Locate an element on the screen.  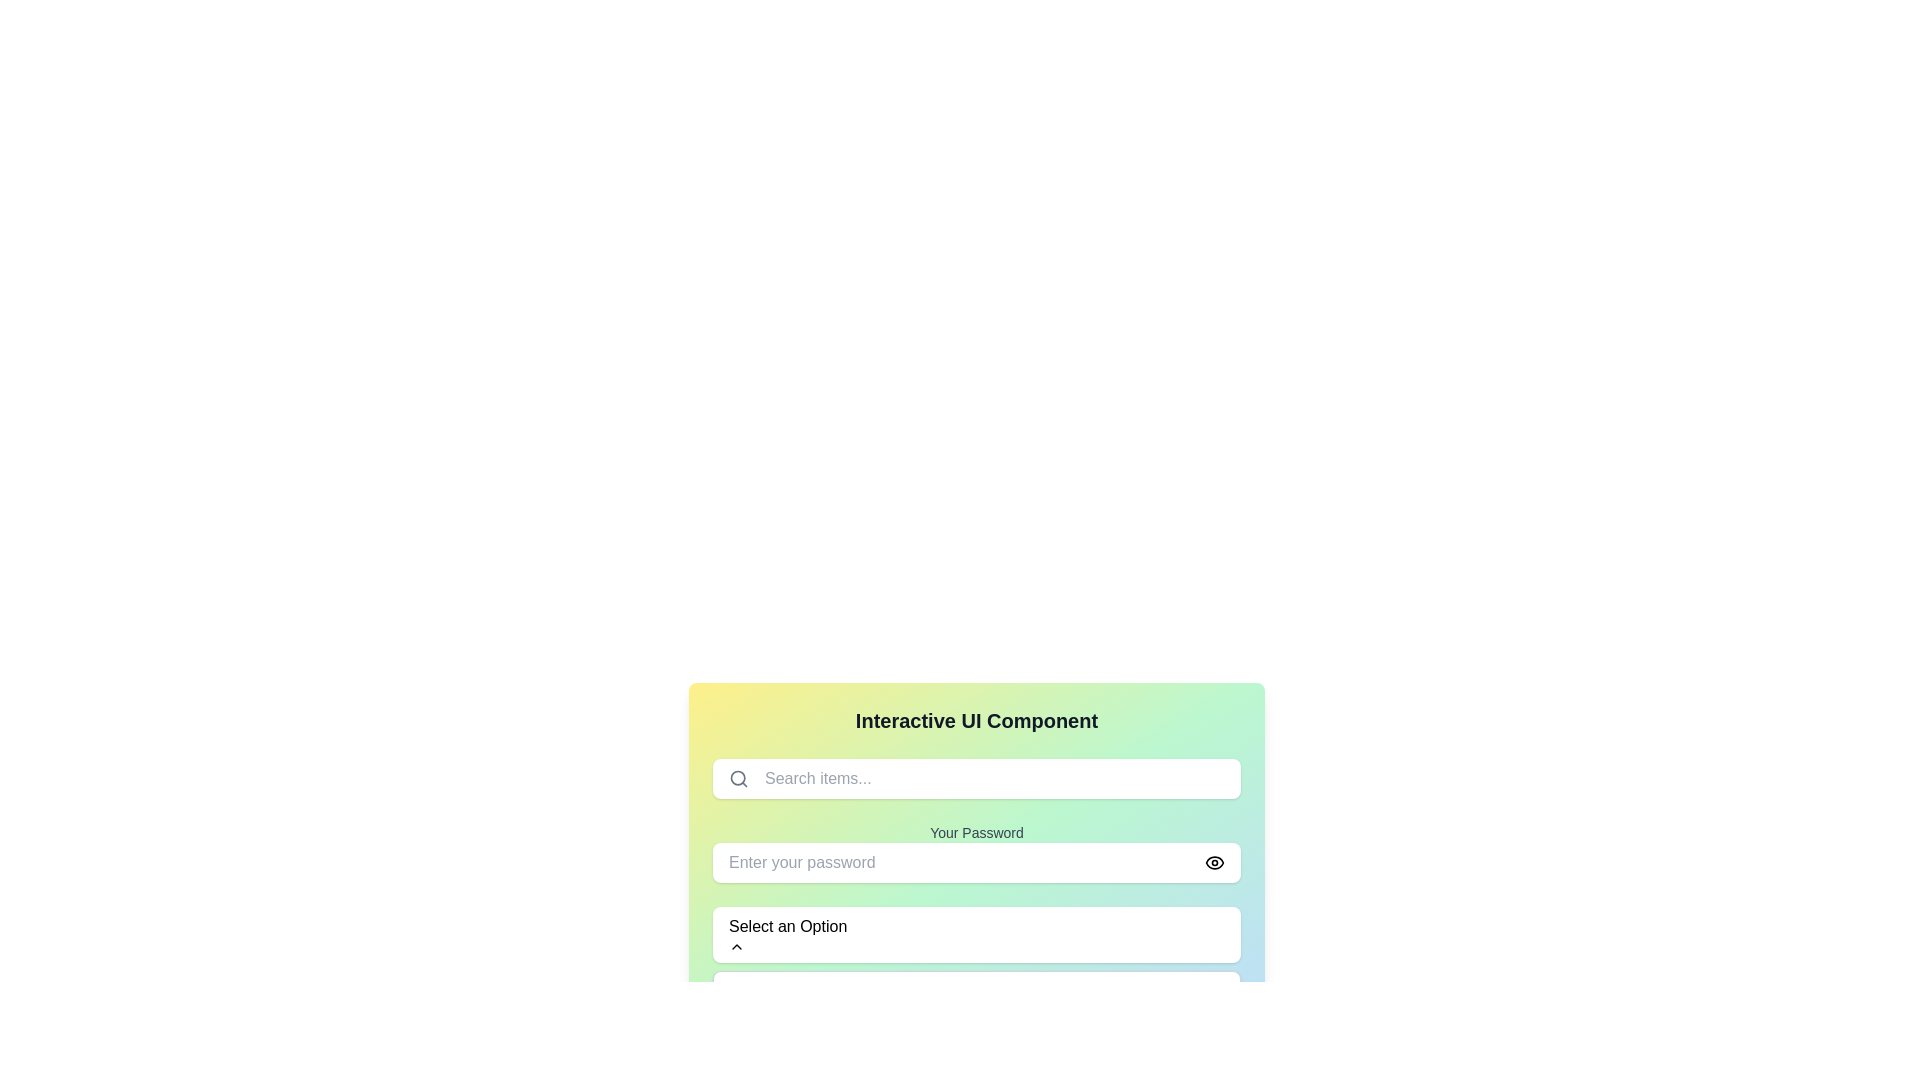
the search icon, which is a gray magnifying glass design located at the left end of the search bar on the top area of the UI panel is located at coordinates (738, 778).